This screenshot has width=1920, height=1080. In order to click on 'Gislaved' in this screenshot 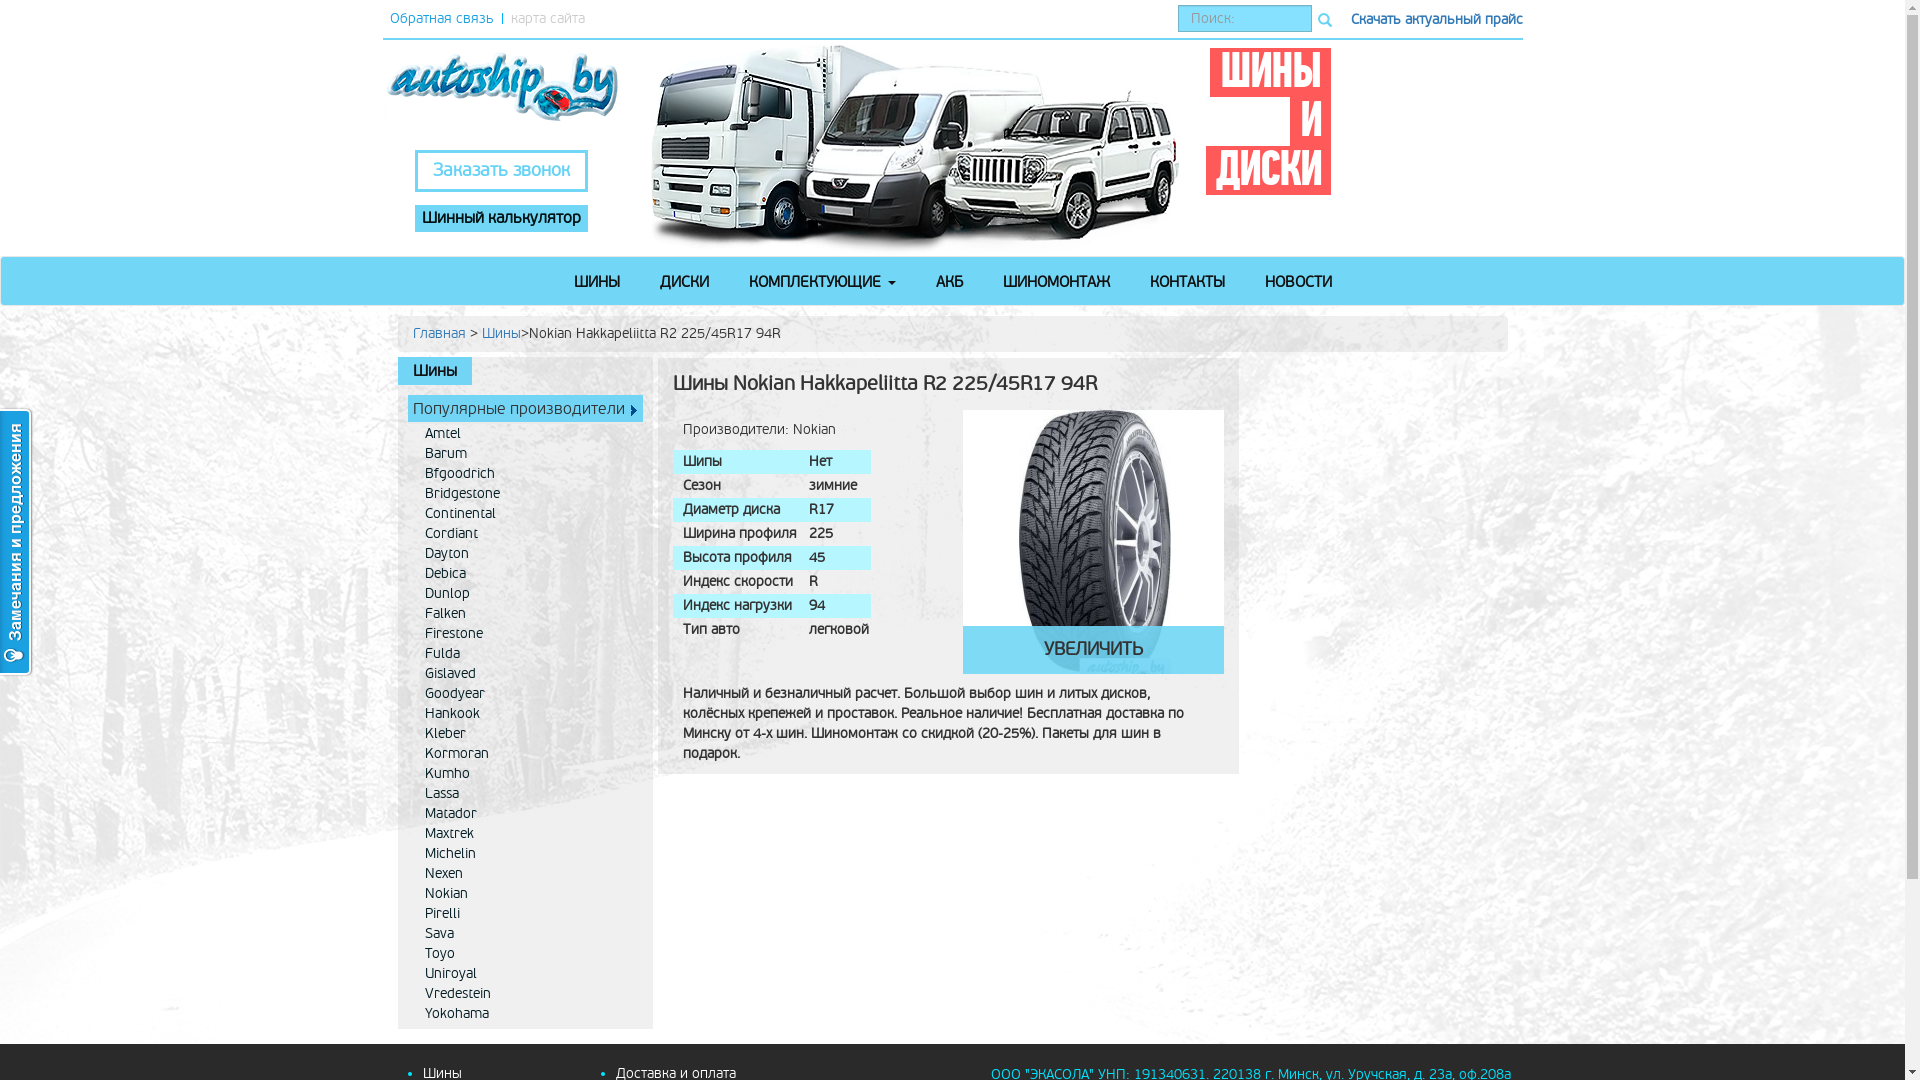, I will do `click(528, 674)`.